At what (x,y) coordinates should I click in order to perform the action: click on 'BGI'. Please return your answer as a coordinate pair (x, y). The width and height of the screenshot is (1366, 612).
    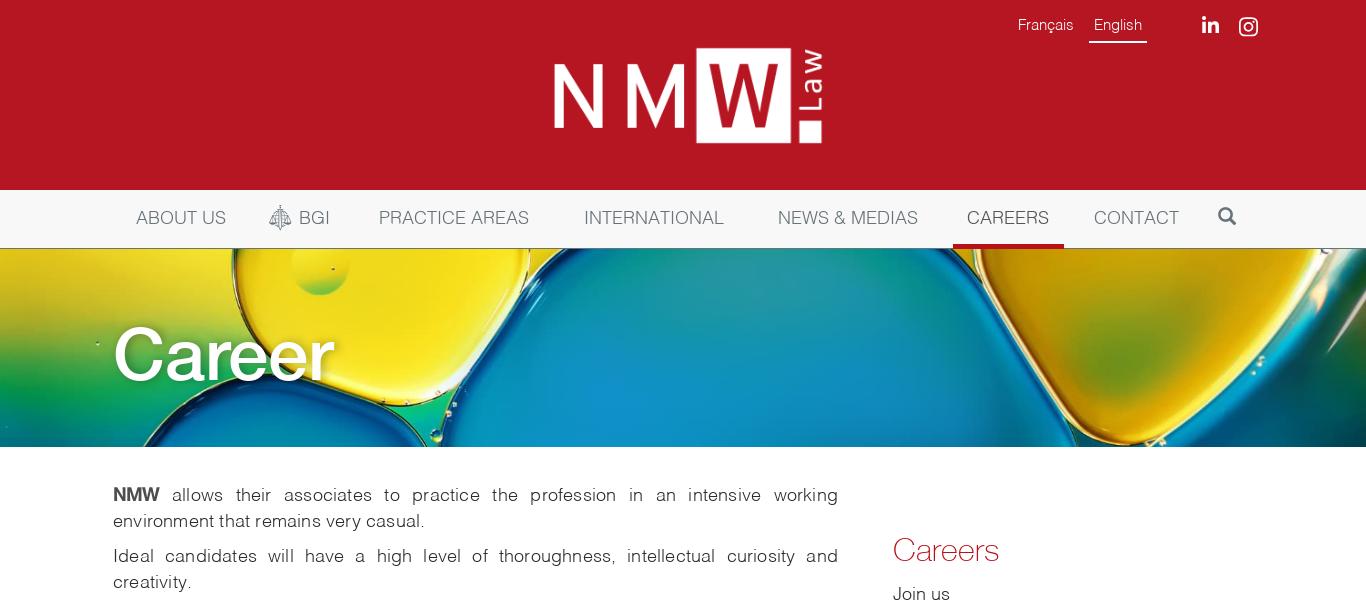
    Looking at the image, I should click on (314, 217).